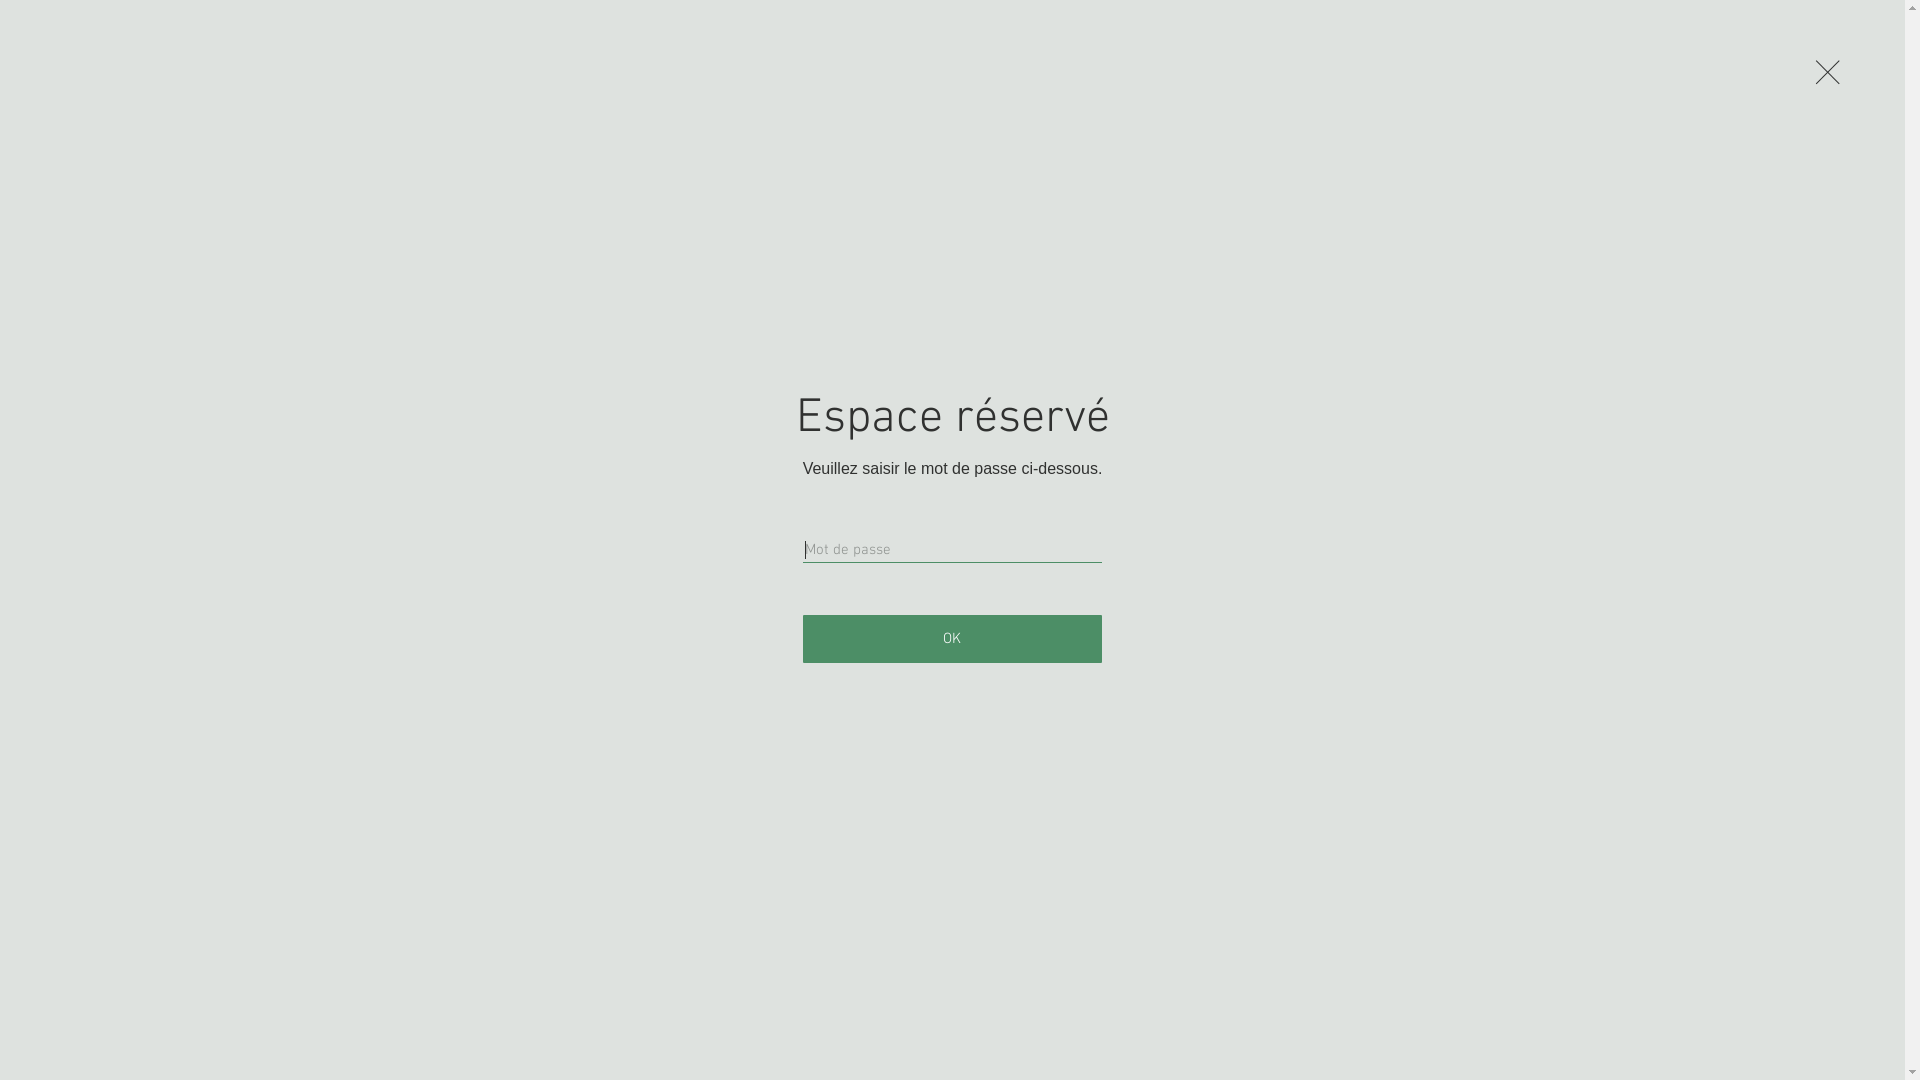 This screenshot has height=1080, width=1920. What do you see at coordinates (952, 639) in the screenshot?
I see `'OK'` at bounding box center [952, 639].